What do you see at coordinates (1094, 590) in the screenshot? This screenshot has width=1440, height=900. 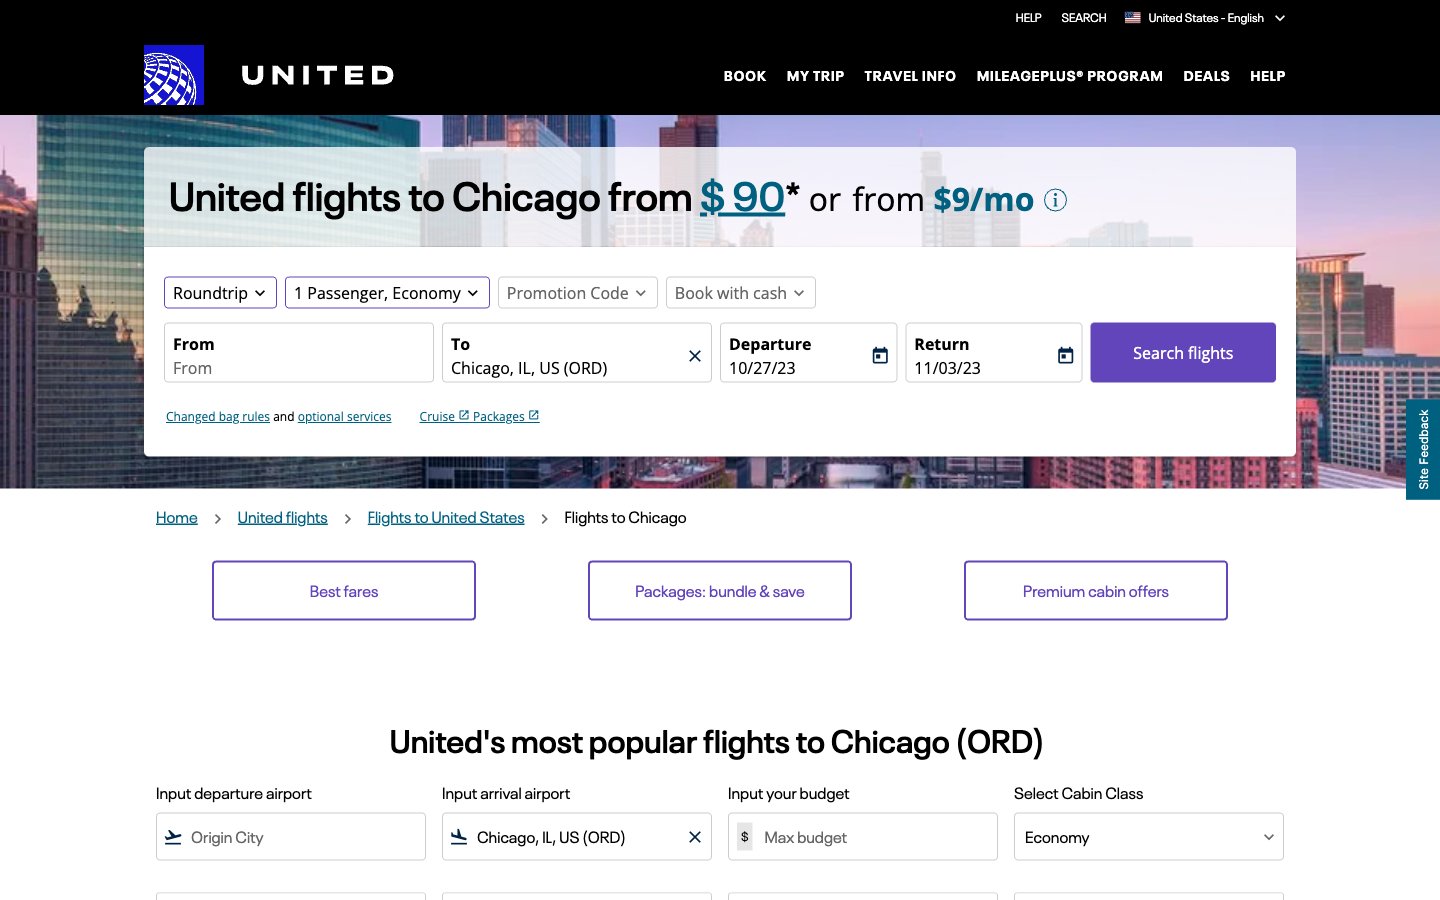 I see `Redirect to Premium Cabin Offers` at bounding box center [1094, 590].